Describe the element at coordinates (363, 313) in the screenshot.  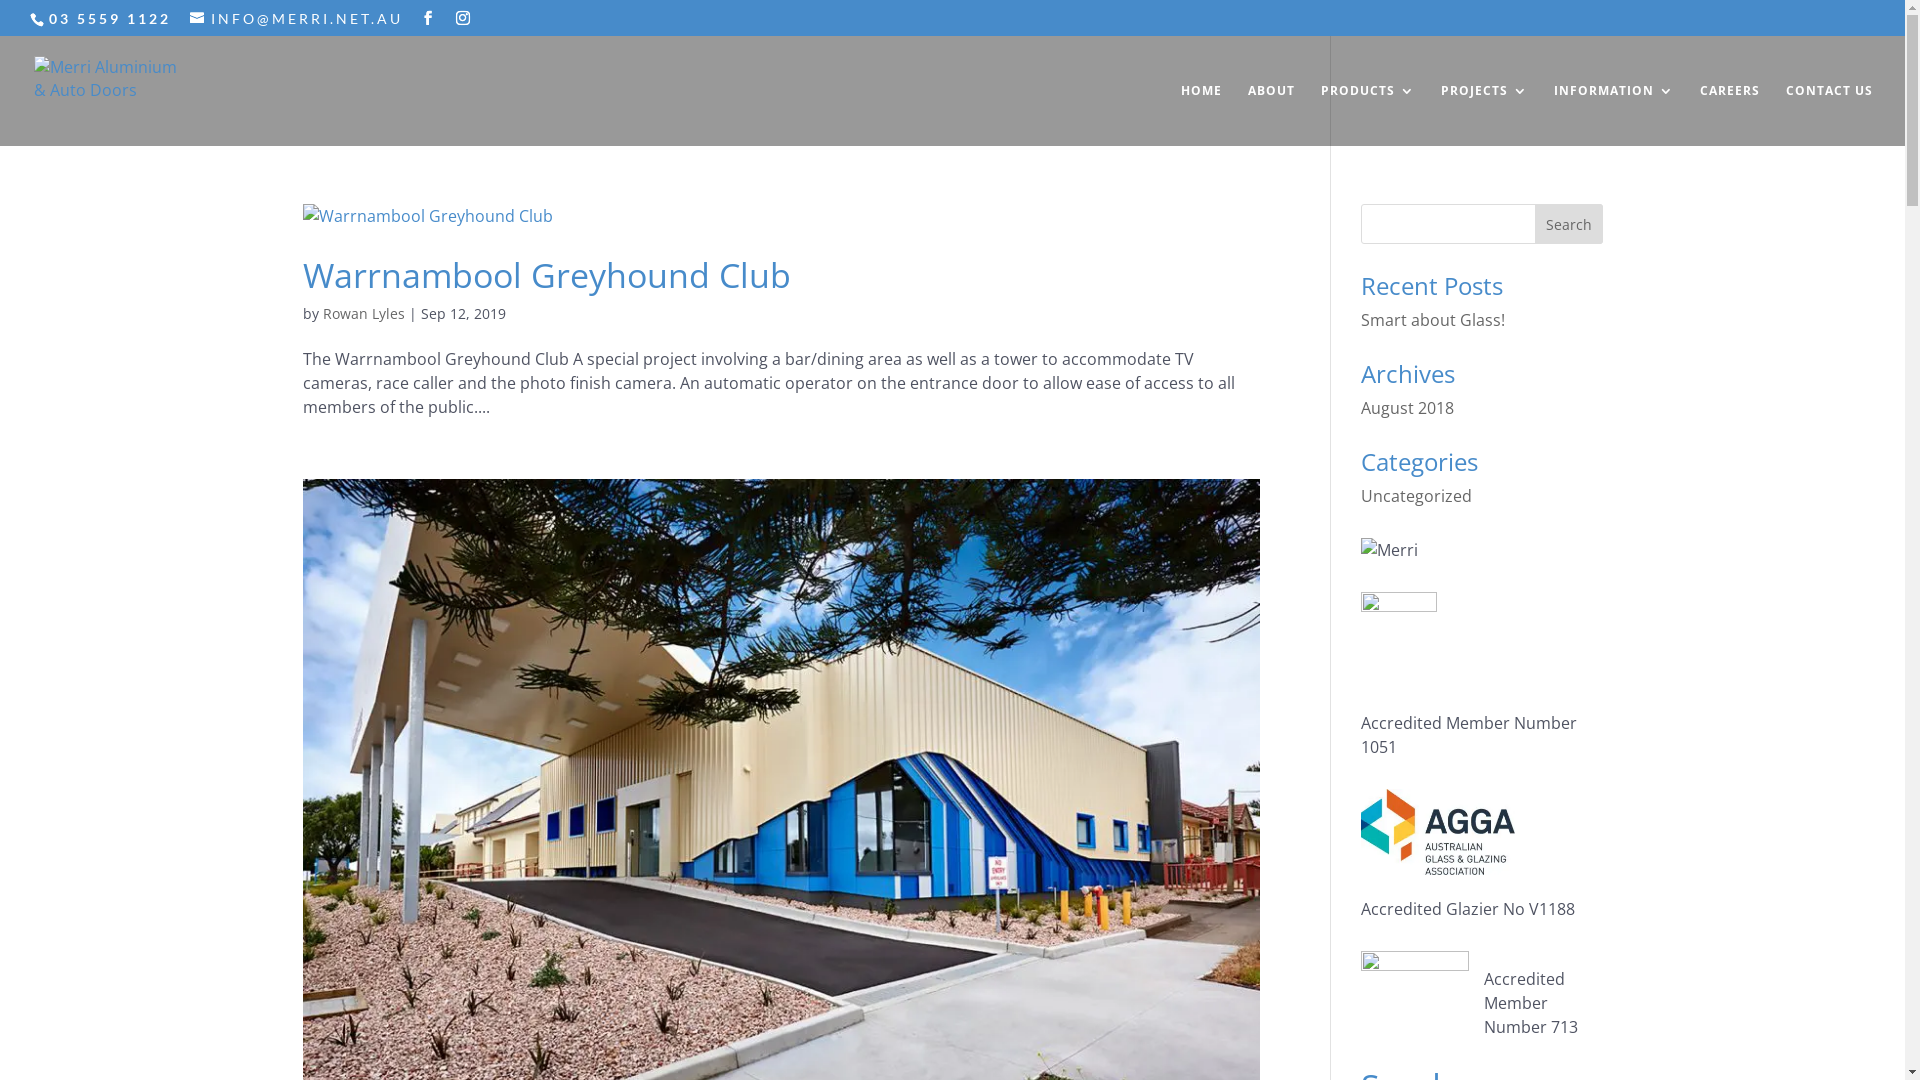
I see `'Rowan Lyles'` at that location.